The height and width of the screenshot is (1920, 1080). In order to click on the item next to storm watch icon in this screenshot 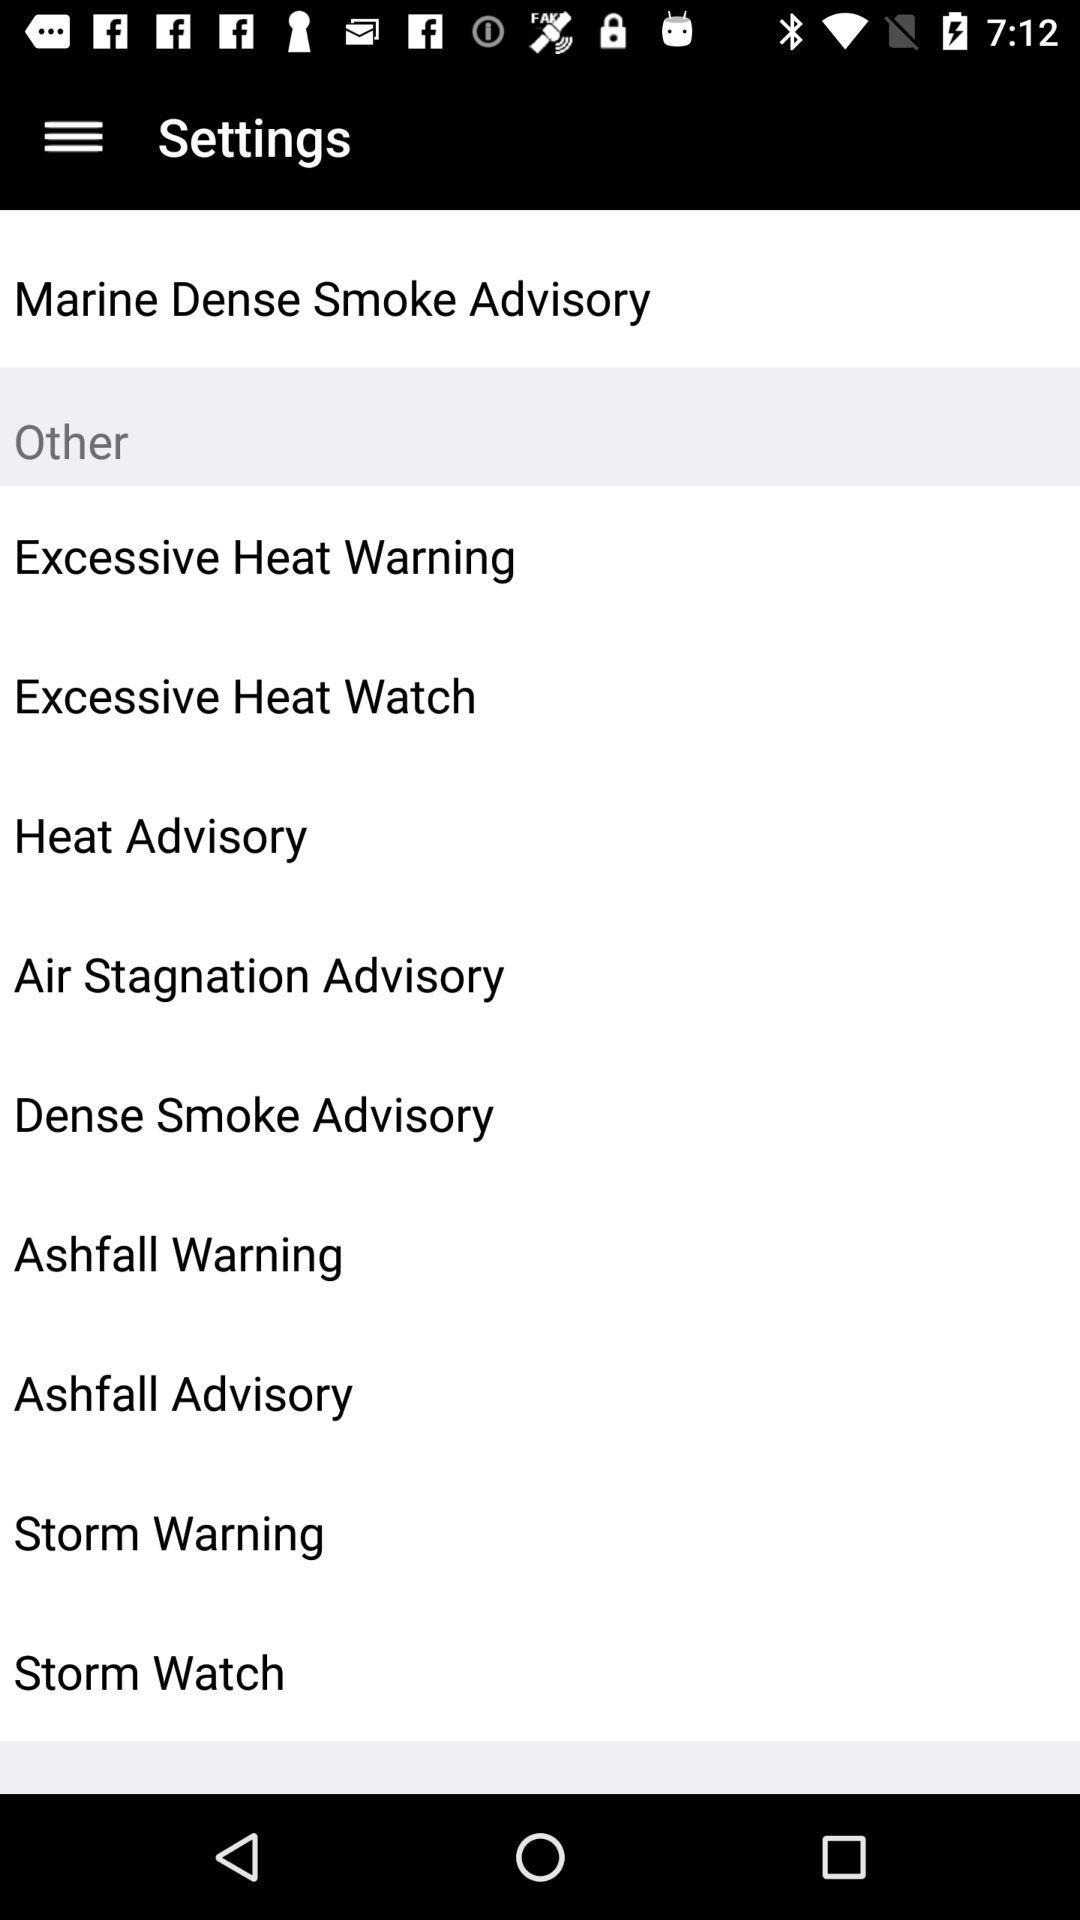, I will do `click(1017, 1671)`.